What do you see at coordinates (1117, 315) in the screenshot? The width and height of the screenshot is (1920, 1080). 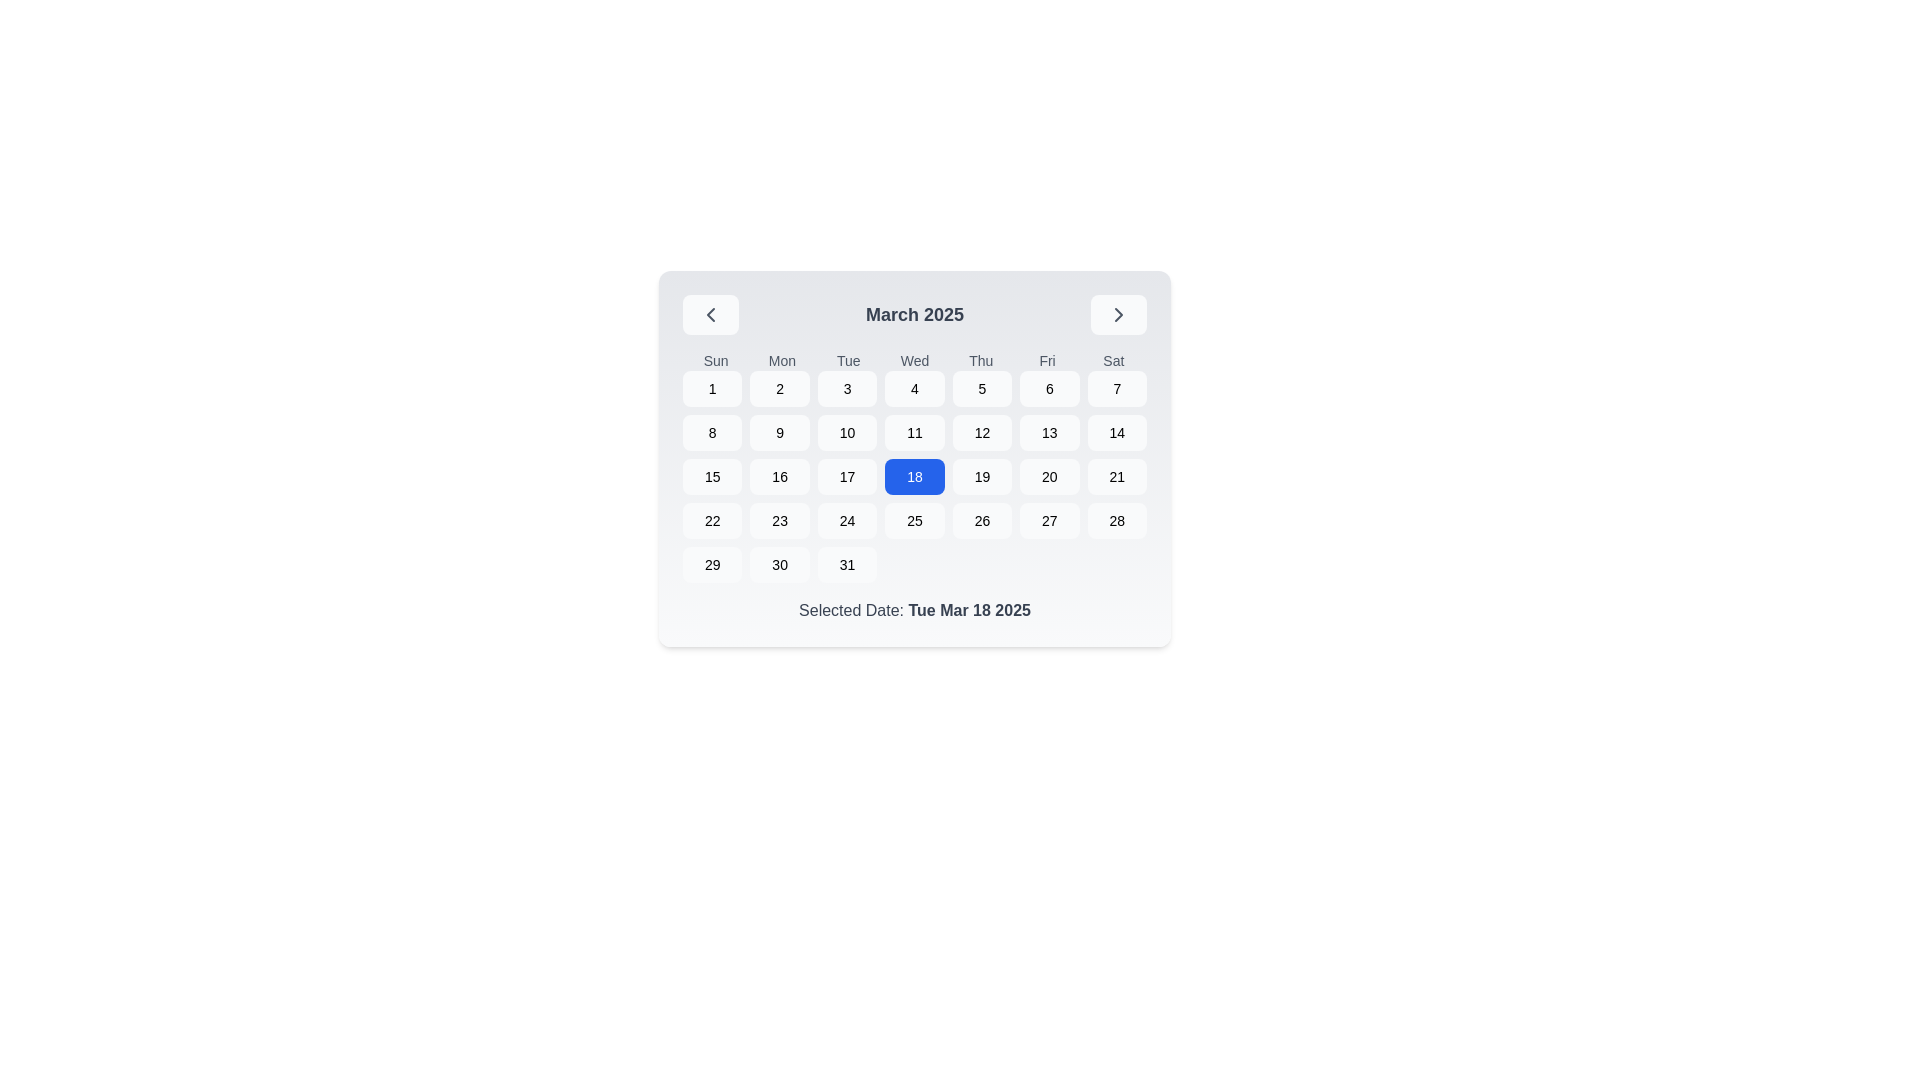 I see `the chevron icon button located on the right side of the calendar header to trigger visual effects` at bounding box center [1117, 315].